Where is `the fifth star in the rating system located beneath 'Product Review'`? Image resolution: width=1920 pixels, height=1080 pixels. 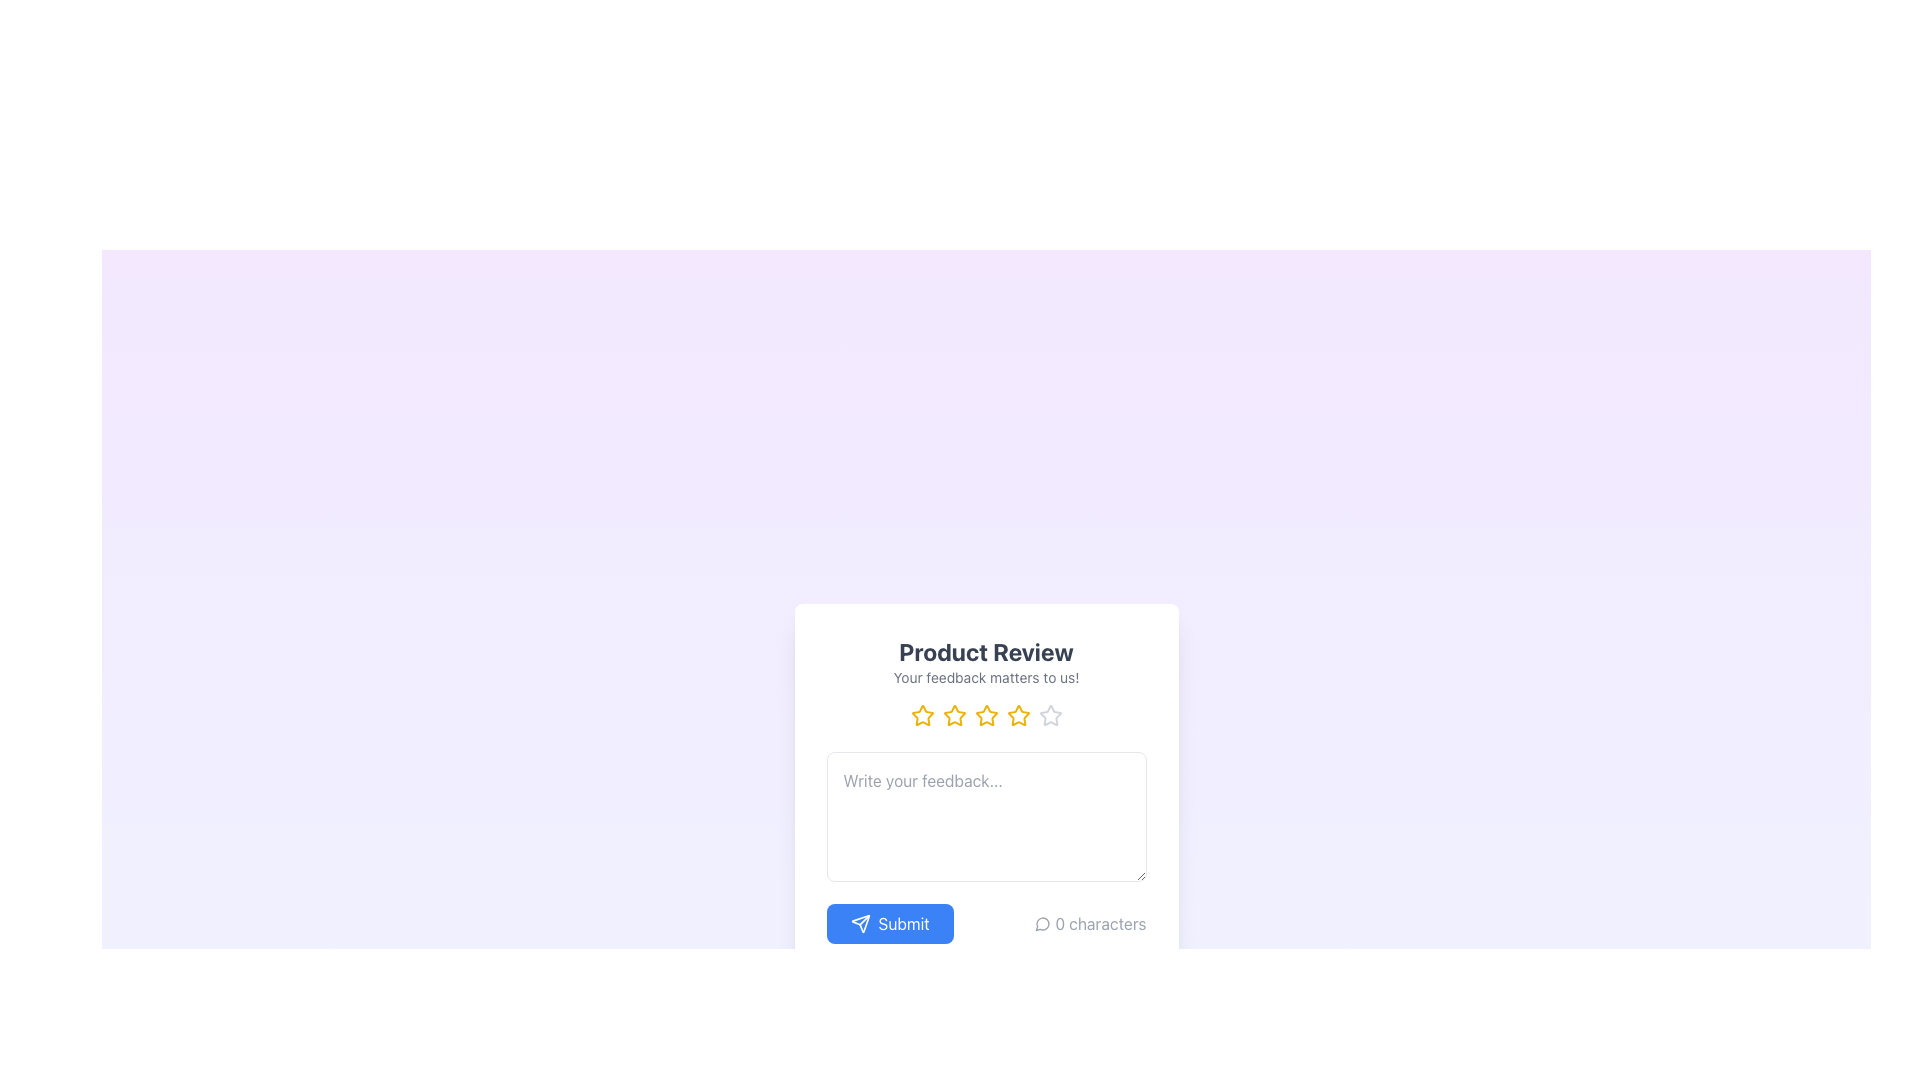
the fifth star in the rating system located beneath 'Product Review' is located at coordinates (1049, 714).